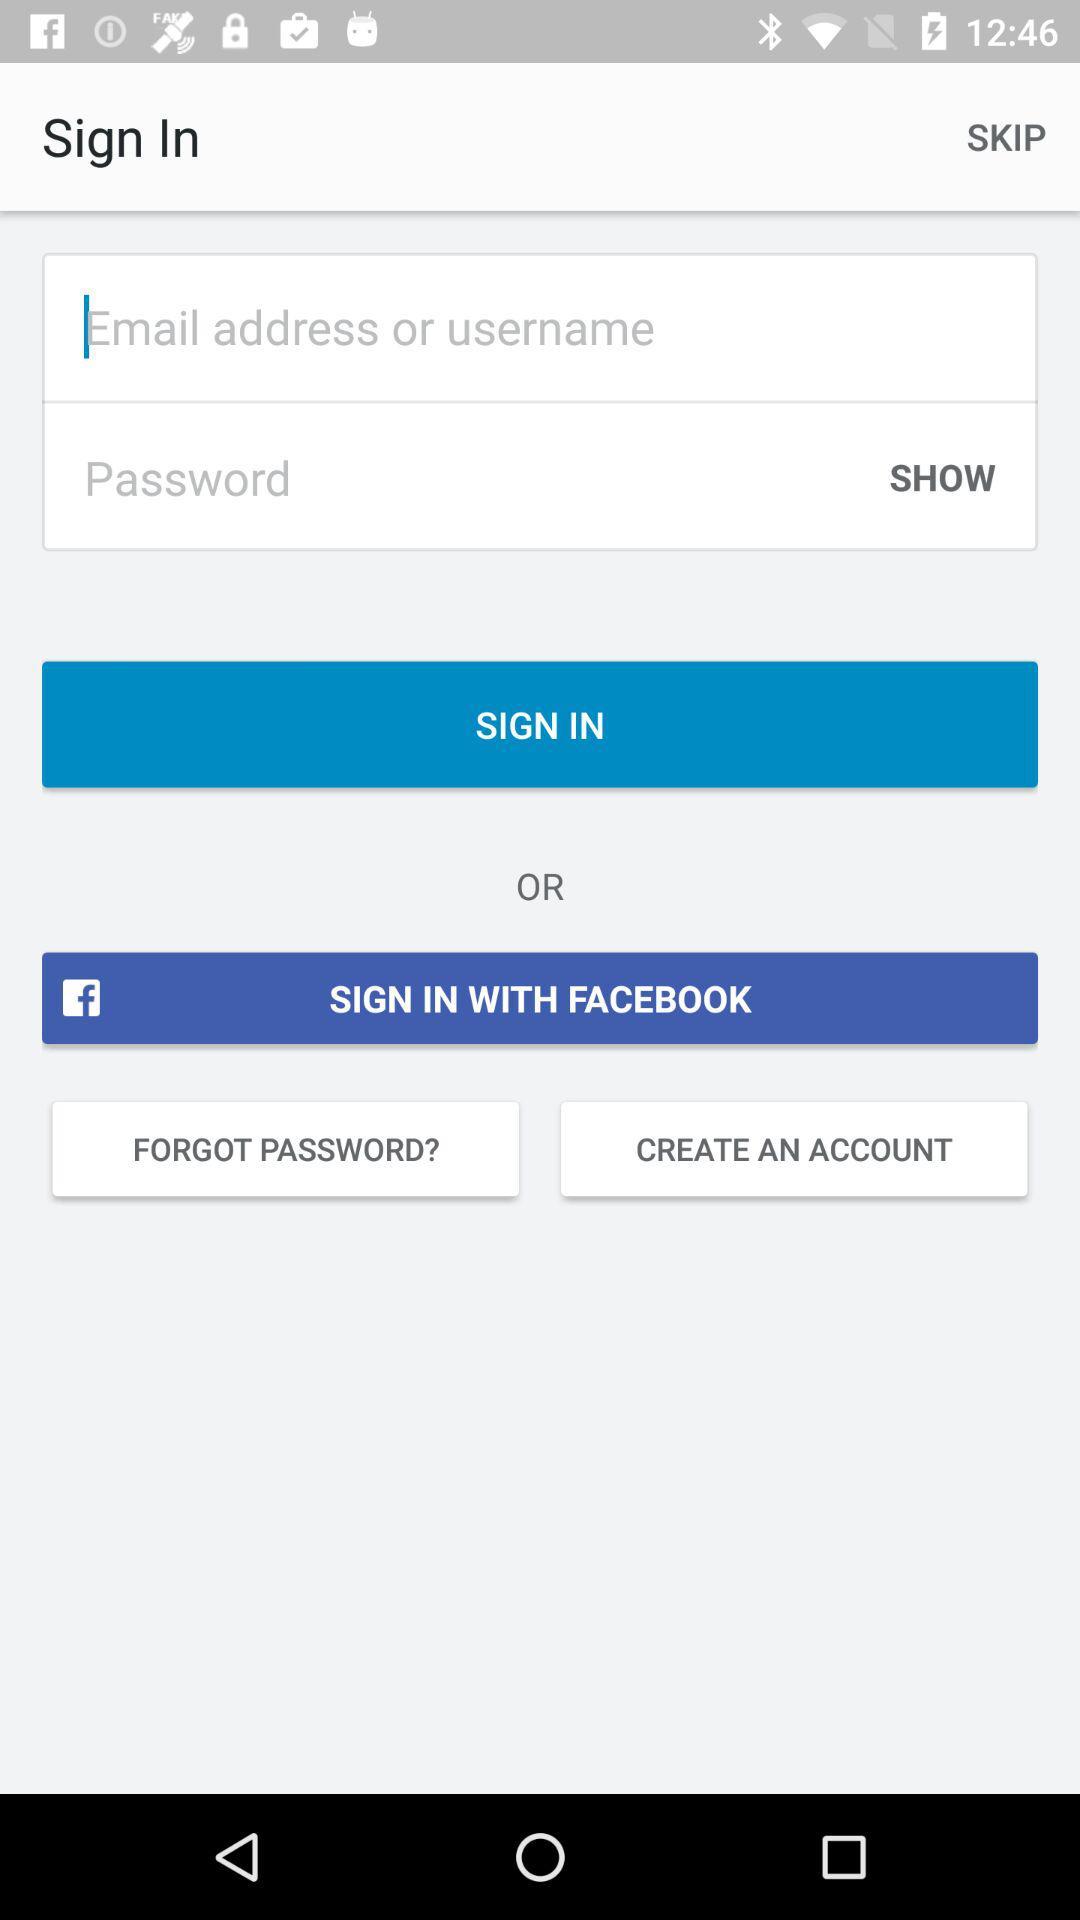 Image resolution: width=1080 pixels, height=1920 pixels. Describe the element at coordinates (1006, 135) in the screenshot. I see `the skip item` at that location.